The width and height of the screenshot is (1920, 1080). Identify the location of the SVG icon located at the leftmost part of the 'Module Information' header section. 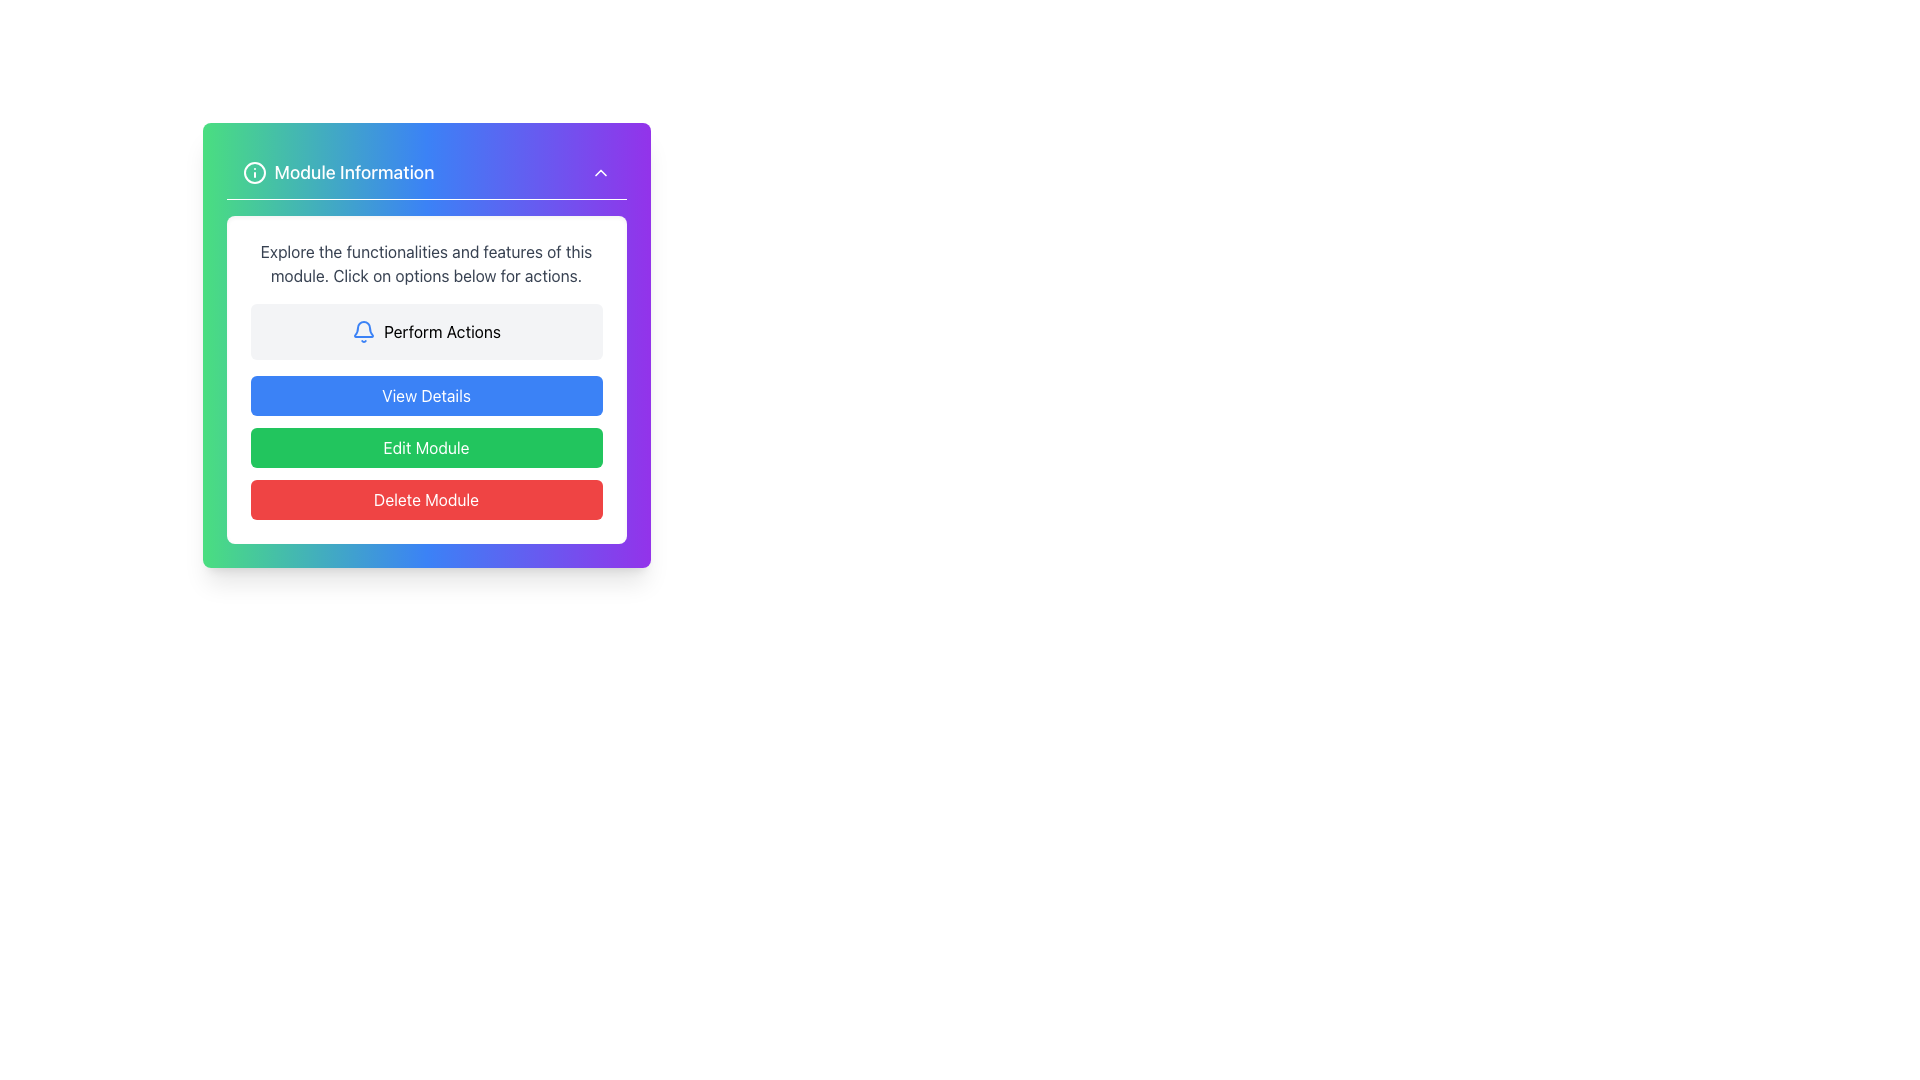
(253, 172).